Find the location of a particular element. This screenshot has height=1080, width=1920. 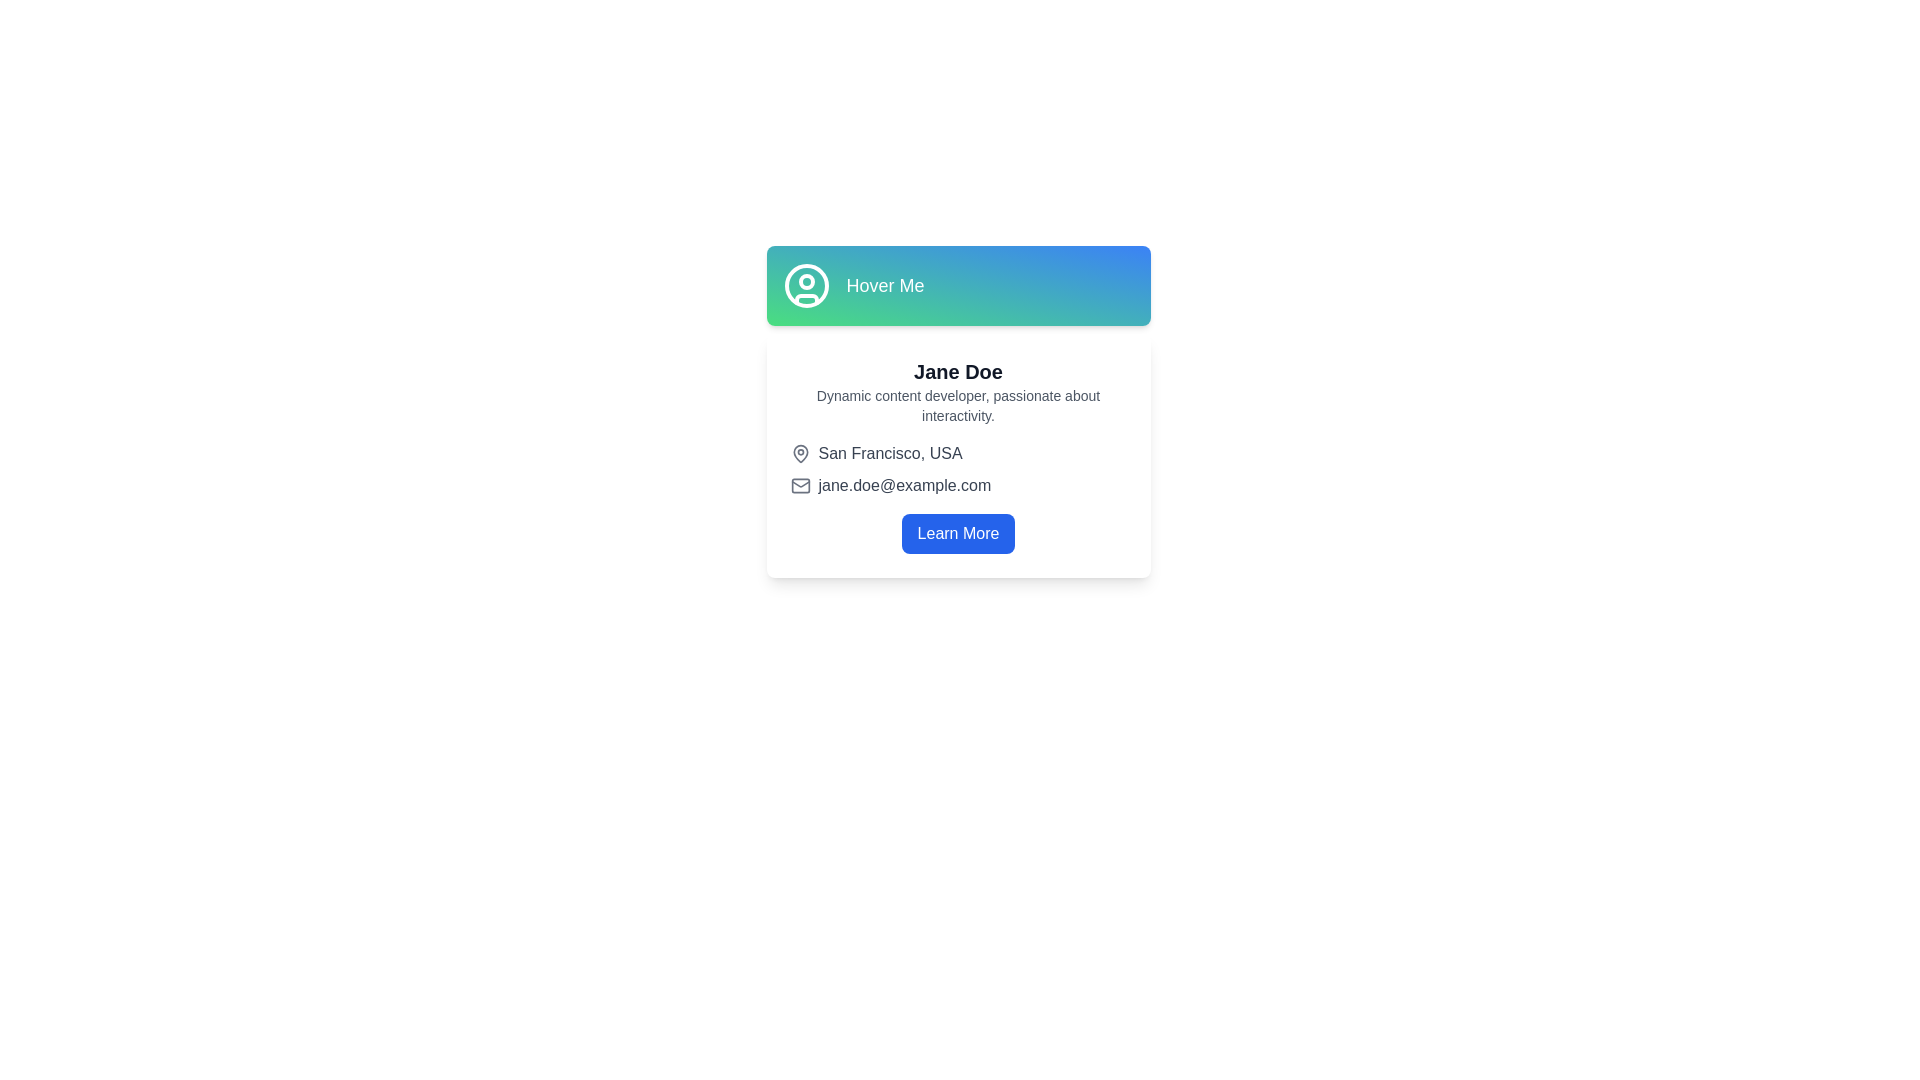

the static text display showing the email address 'jane.doe@example.com', which is positioned next to an email icon within a horizontally aligned group below the user's name is located at coordinates (903, 486).